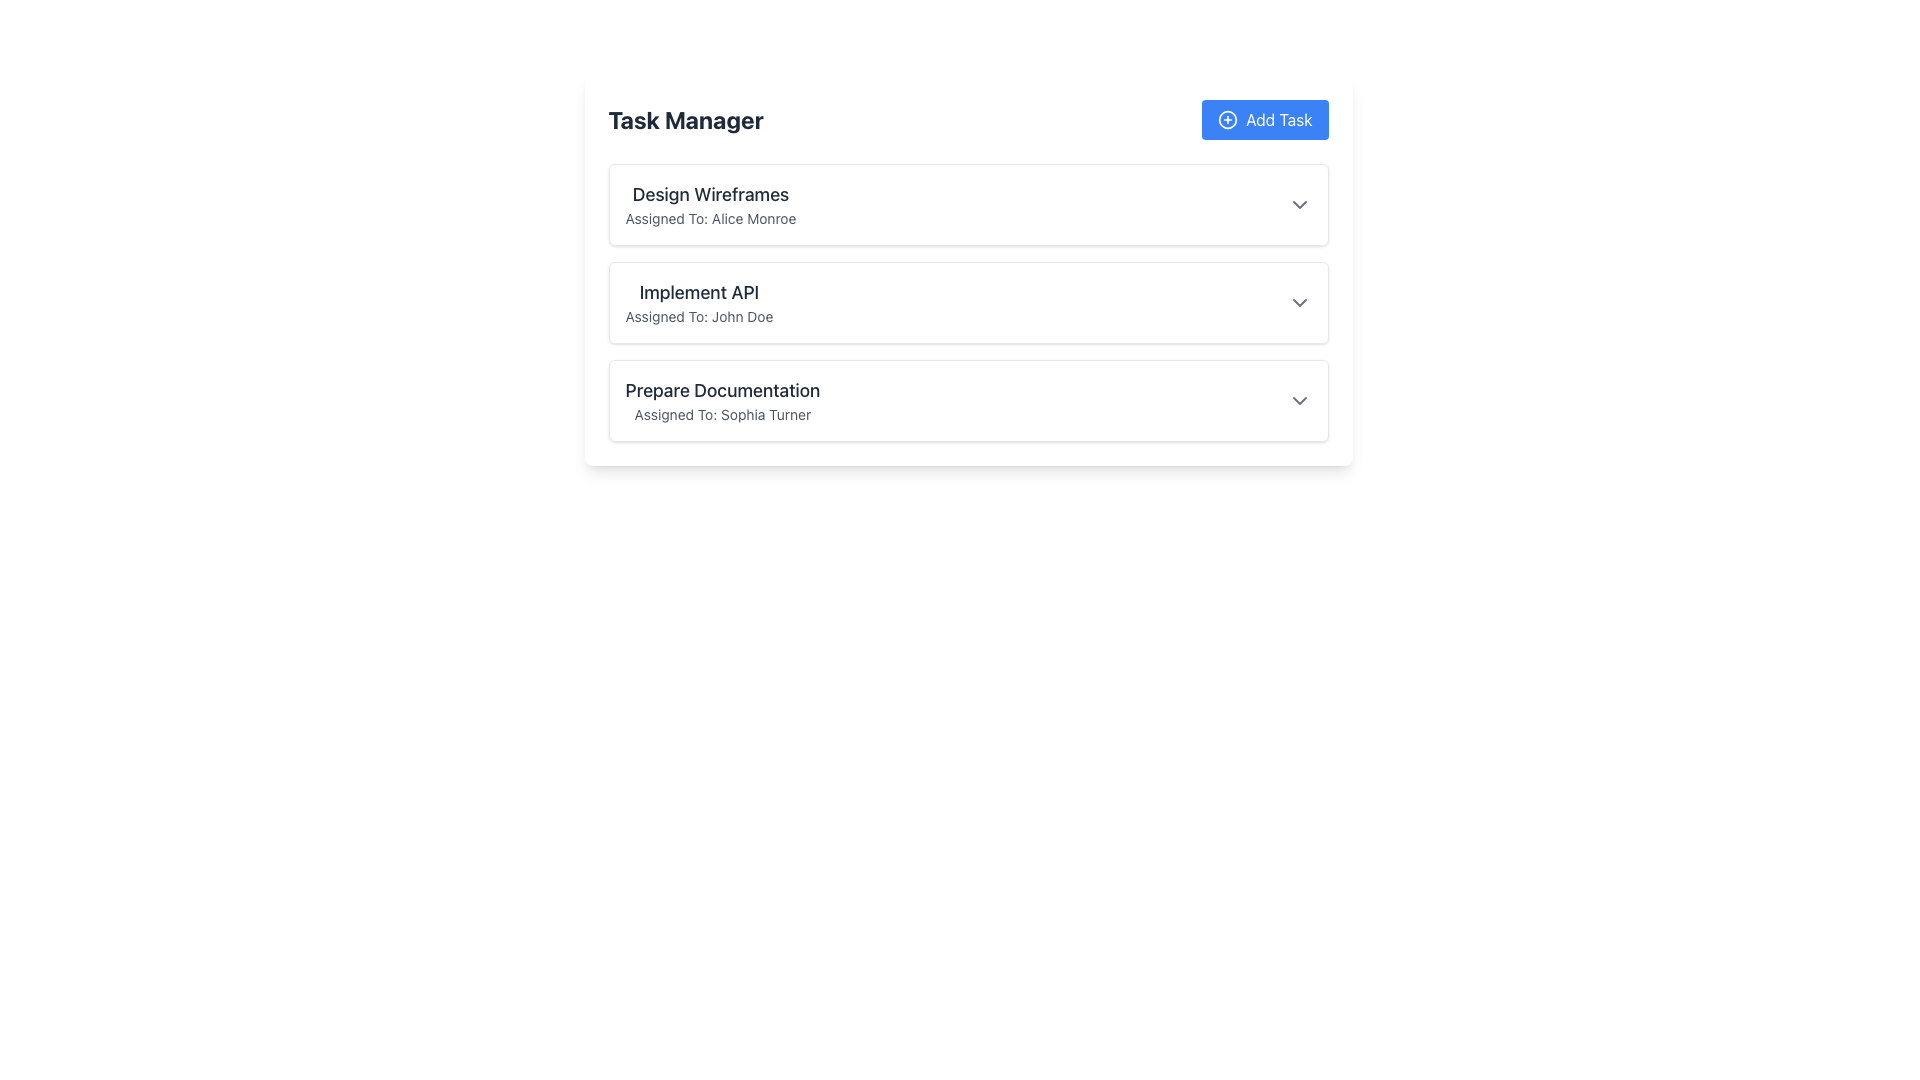 The image size is (1920, 1080). I want to click on the card labeled 'Implement API', so click(968, 303).